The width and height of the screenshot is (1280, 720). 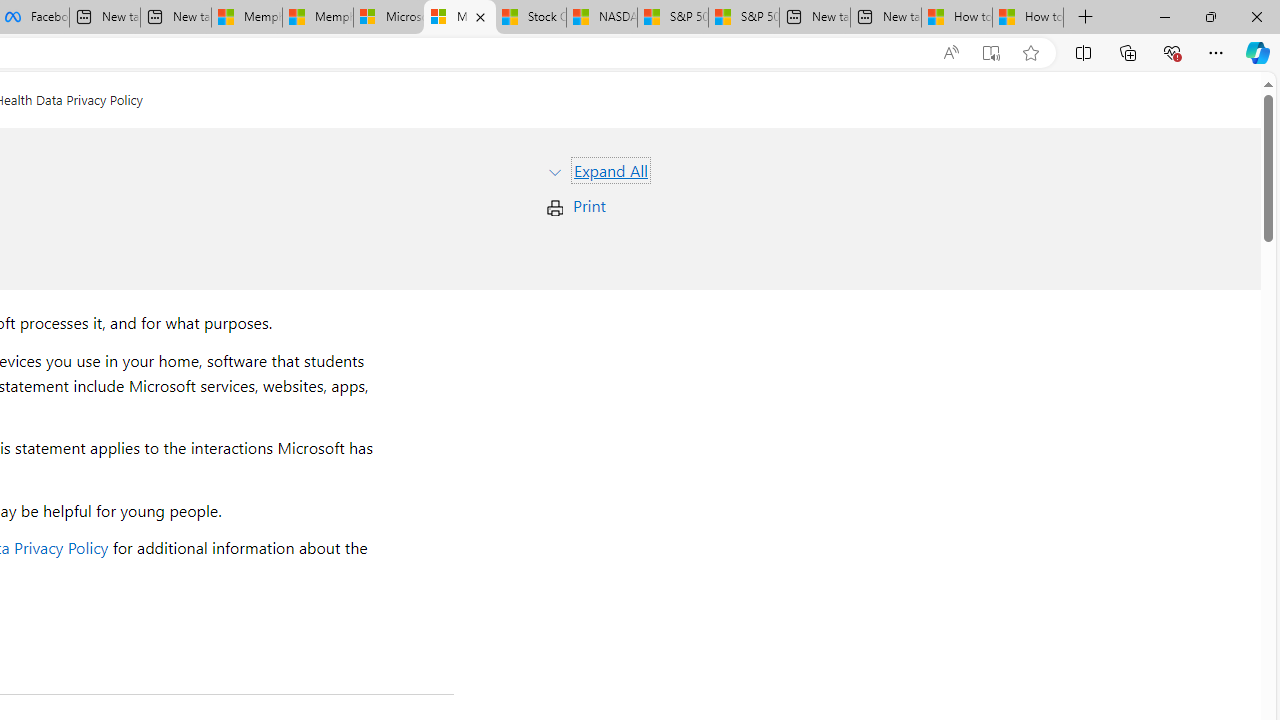 I want to click on 'Copilot (Ctrl+Shift+.)', so click(x=1257, y=51).